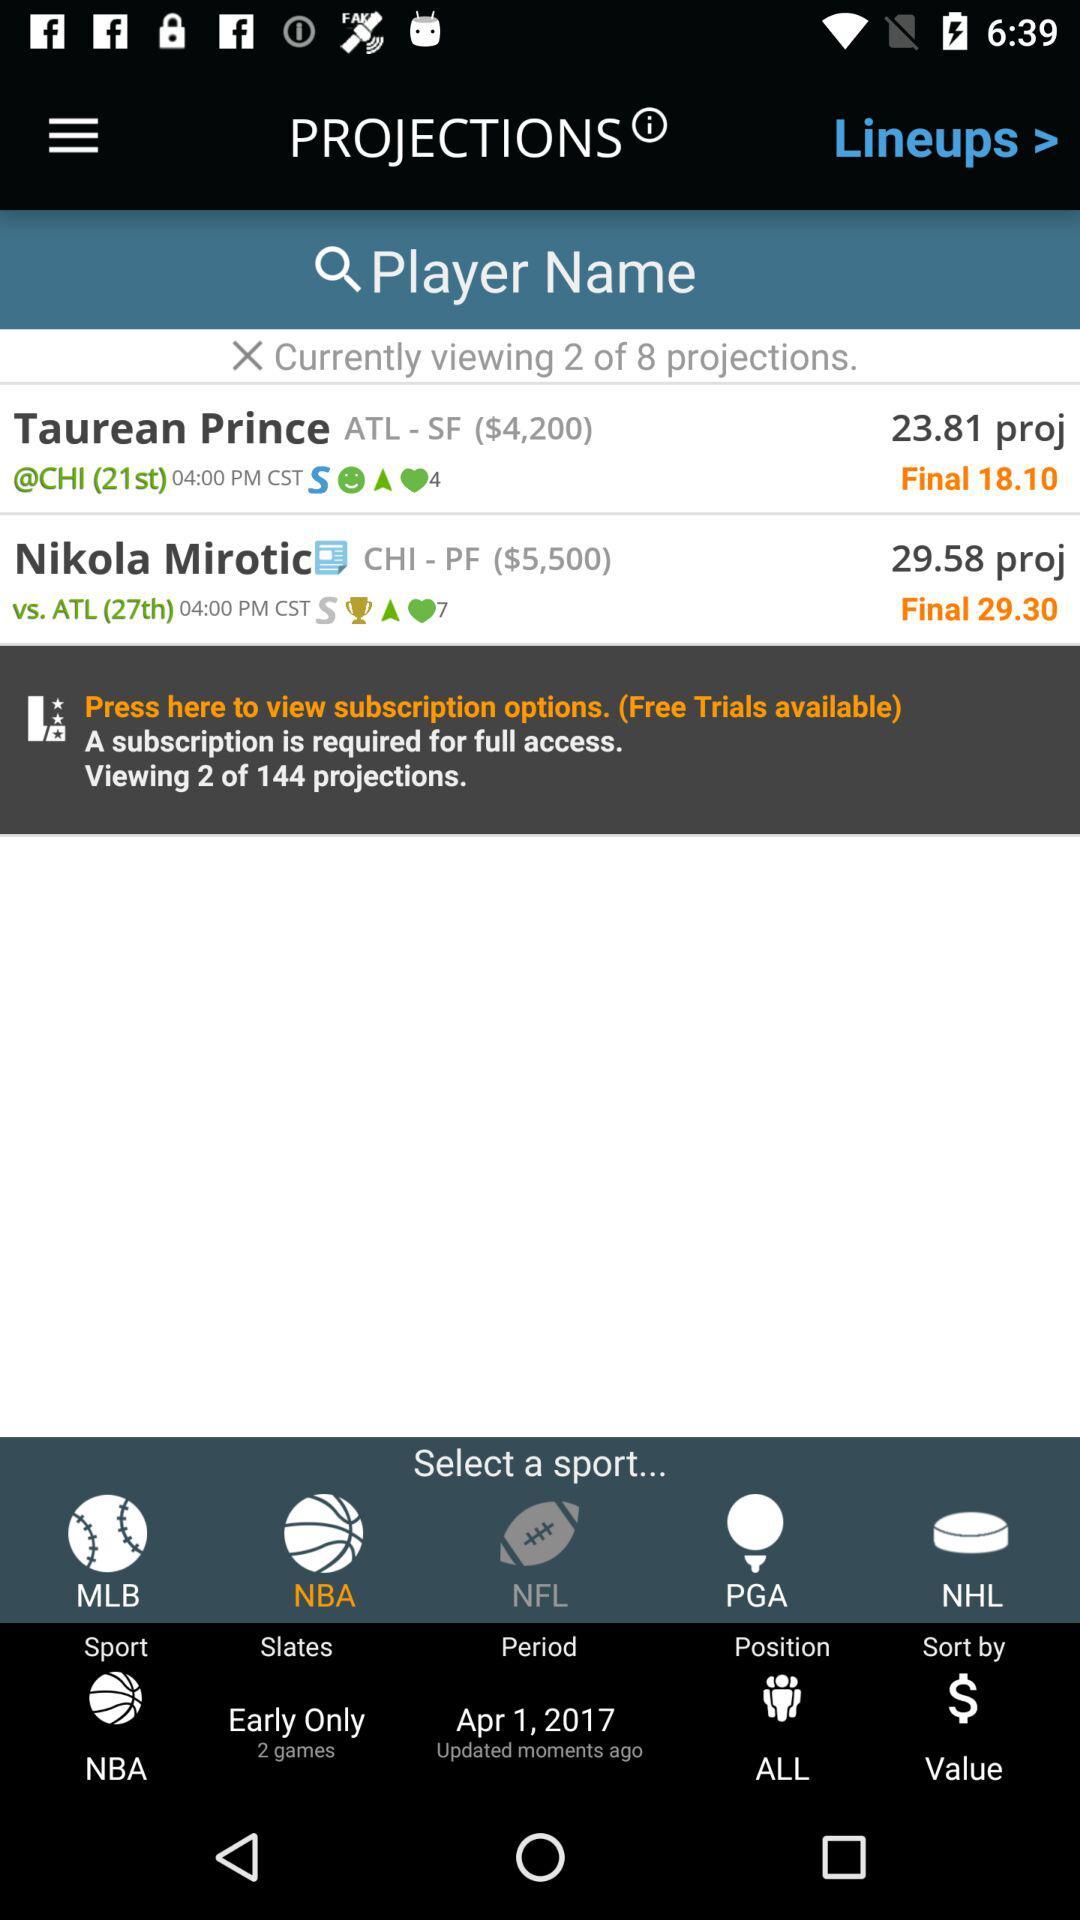  I want to click on the item above press here to, so click(425, 609).